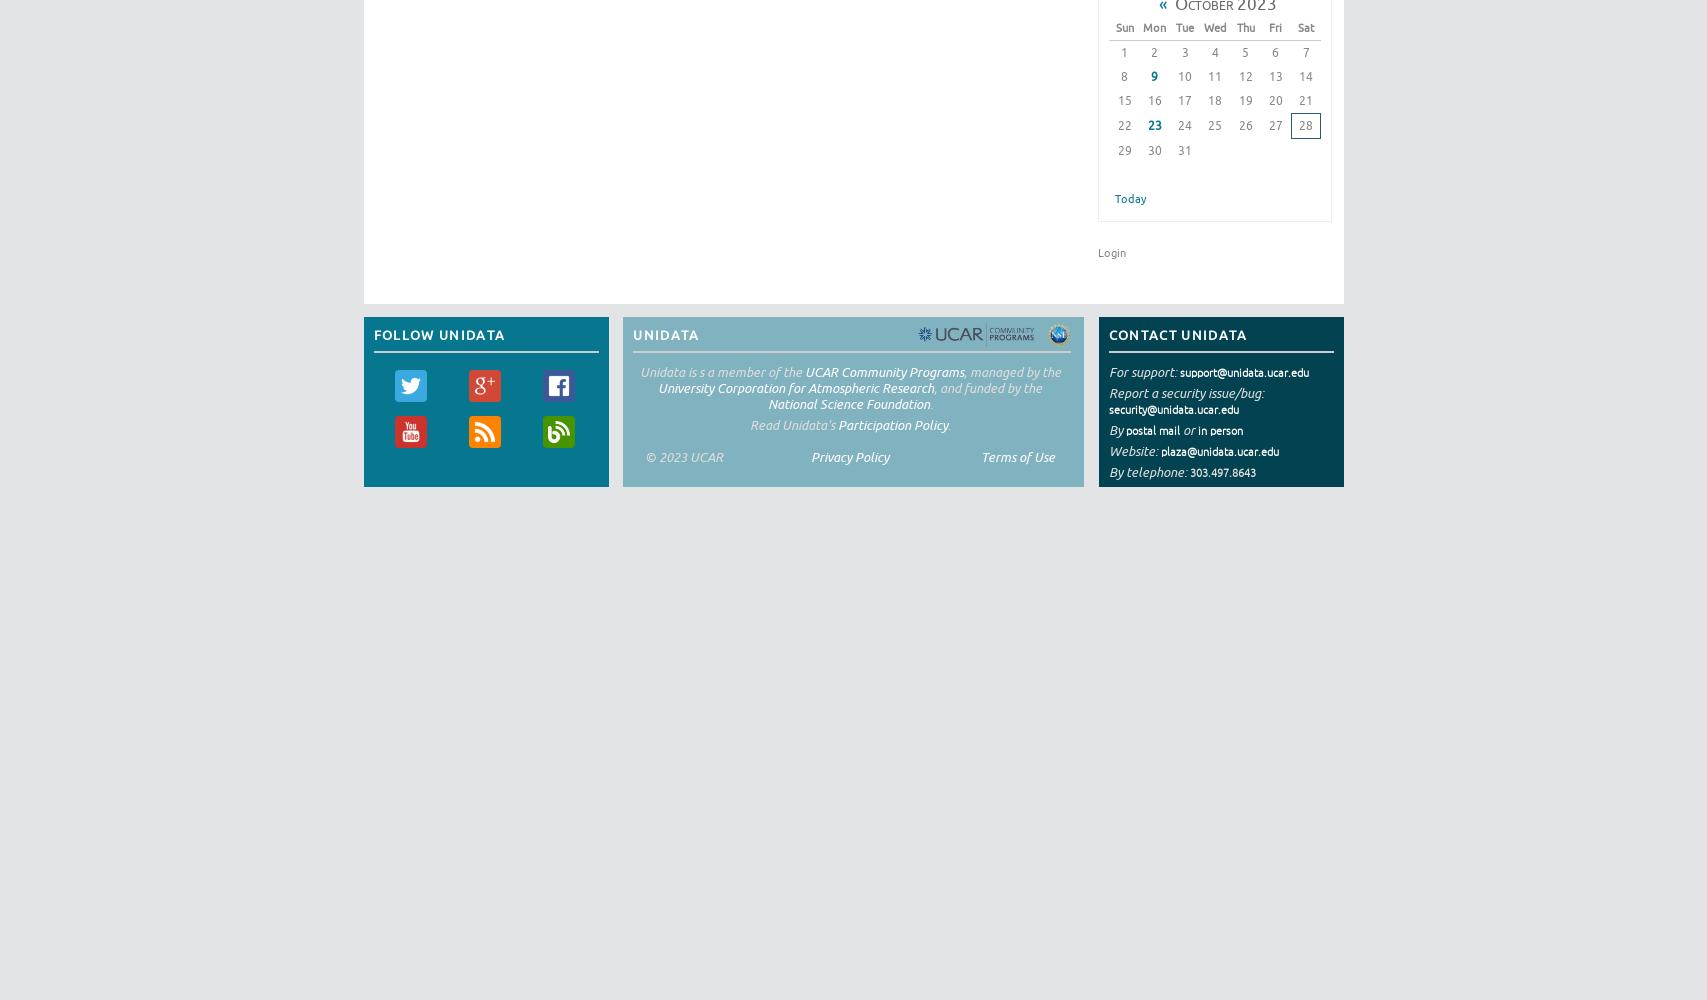  I want to click on '25', so click(1214, 123).